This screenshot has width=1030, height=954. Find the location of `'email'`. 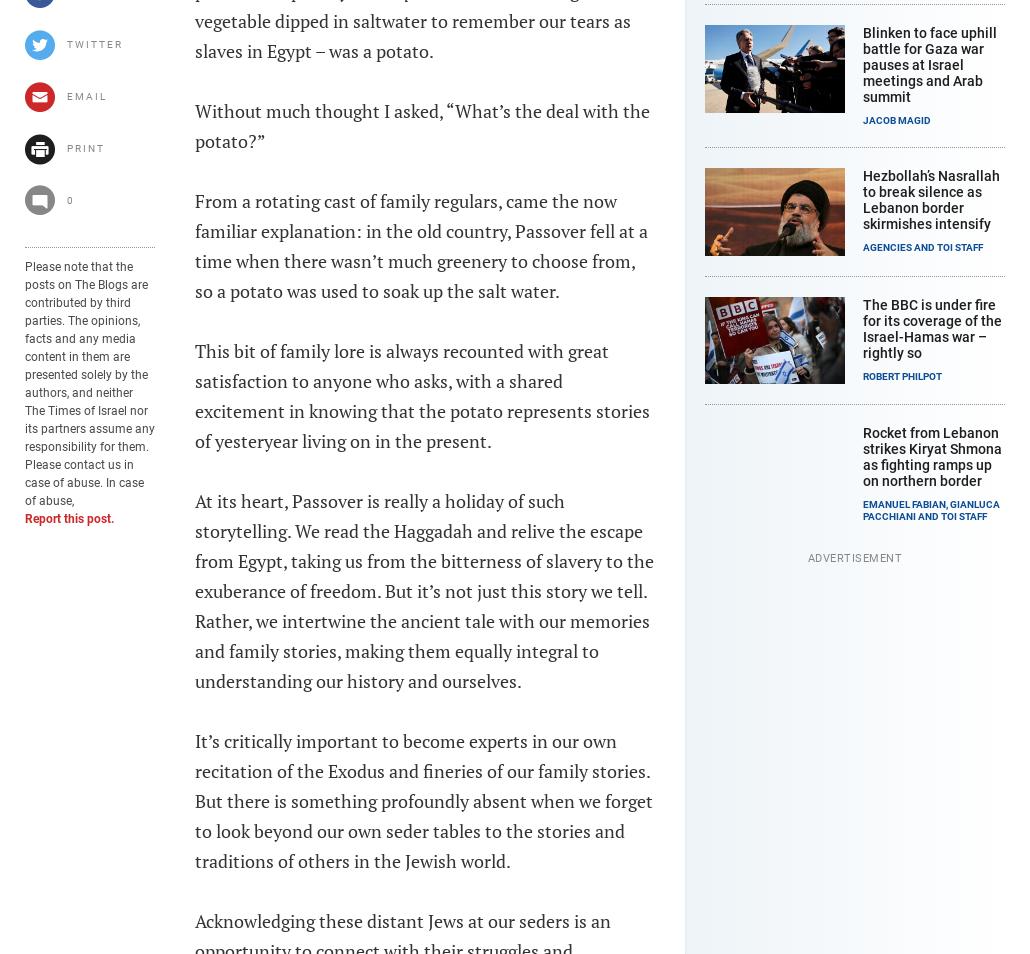

'email' is located at coordinates (66, 95).